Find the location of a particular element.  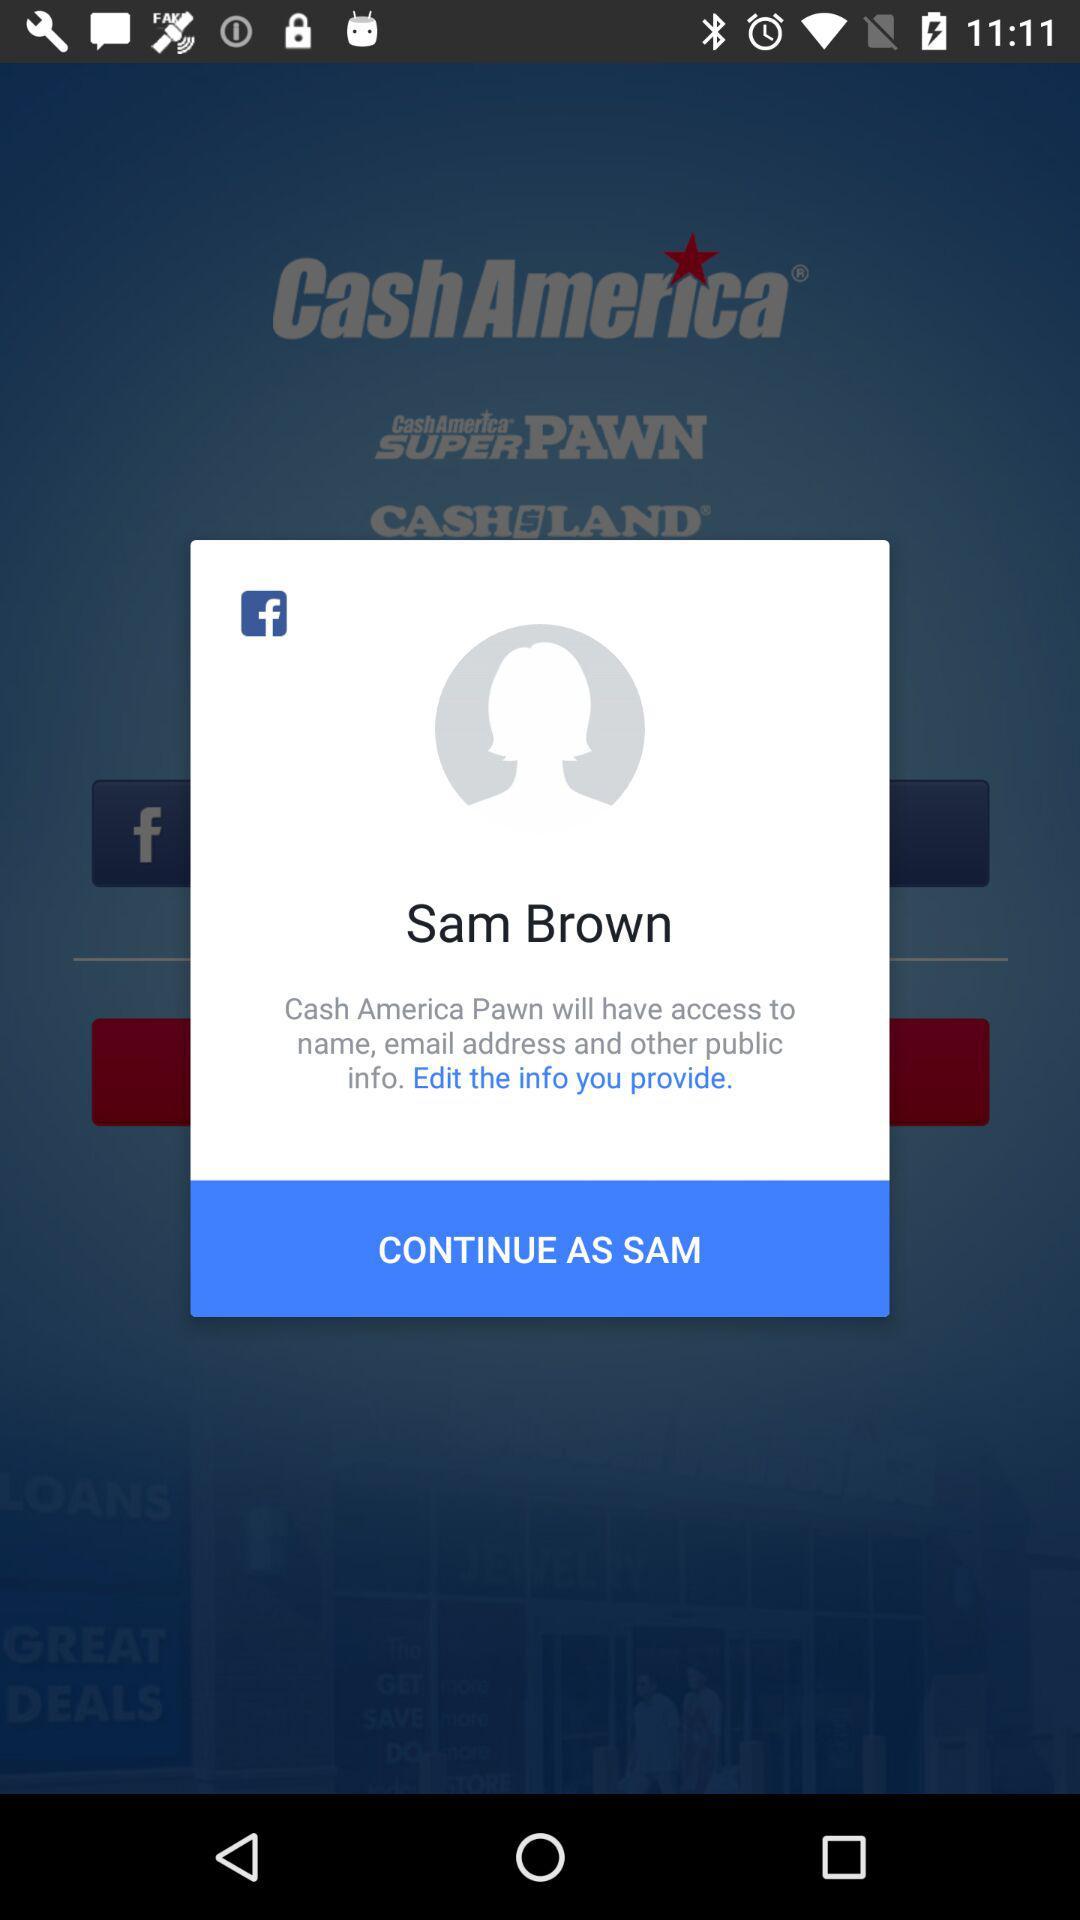

the icon above continue as sam item is located at coordinates (540, 1041).